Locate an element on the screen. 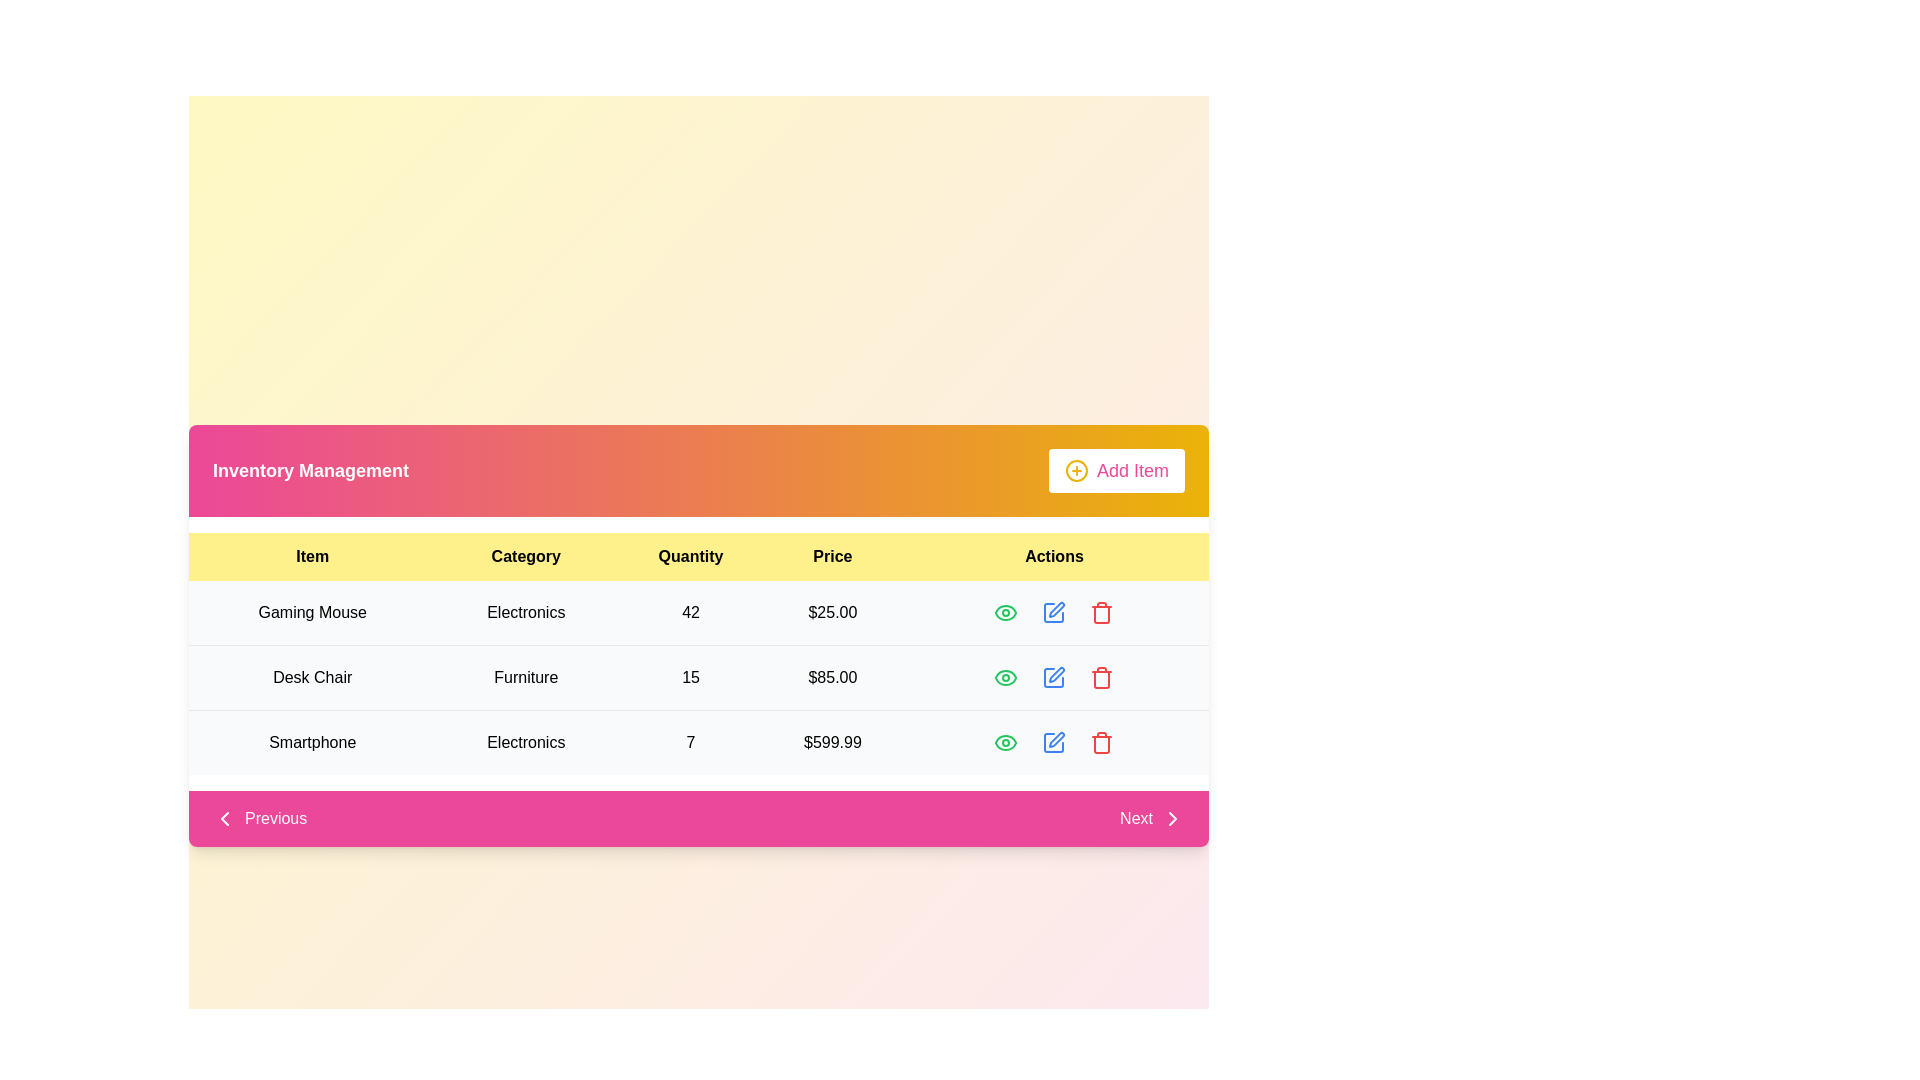 This screenshot has height=1080, width=1920. the green eye icon in the 'Actions' column associated with the 'Smartphone' product is located at coordinates (1006, 743).